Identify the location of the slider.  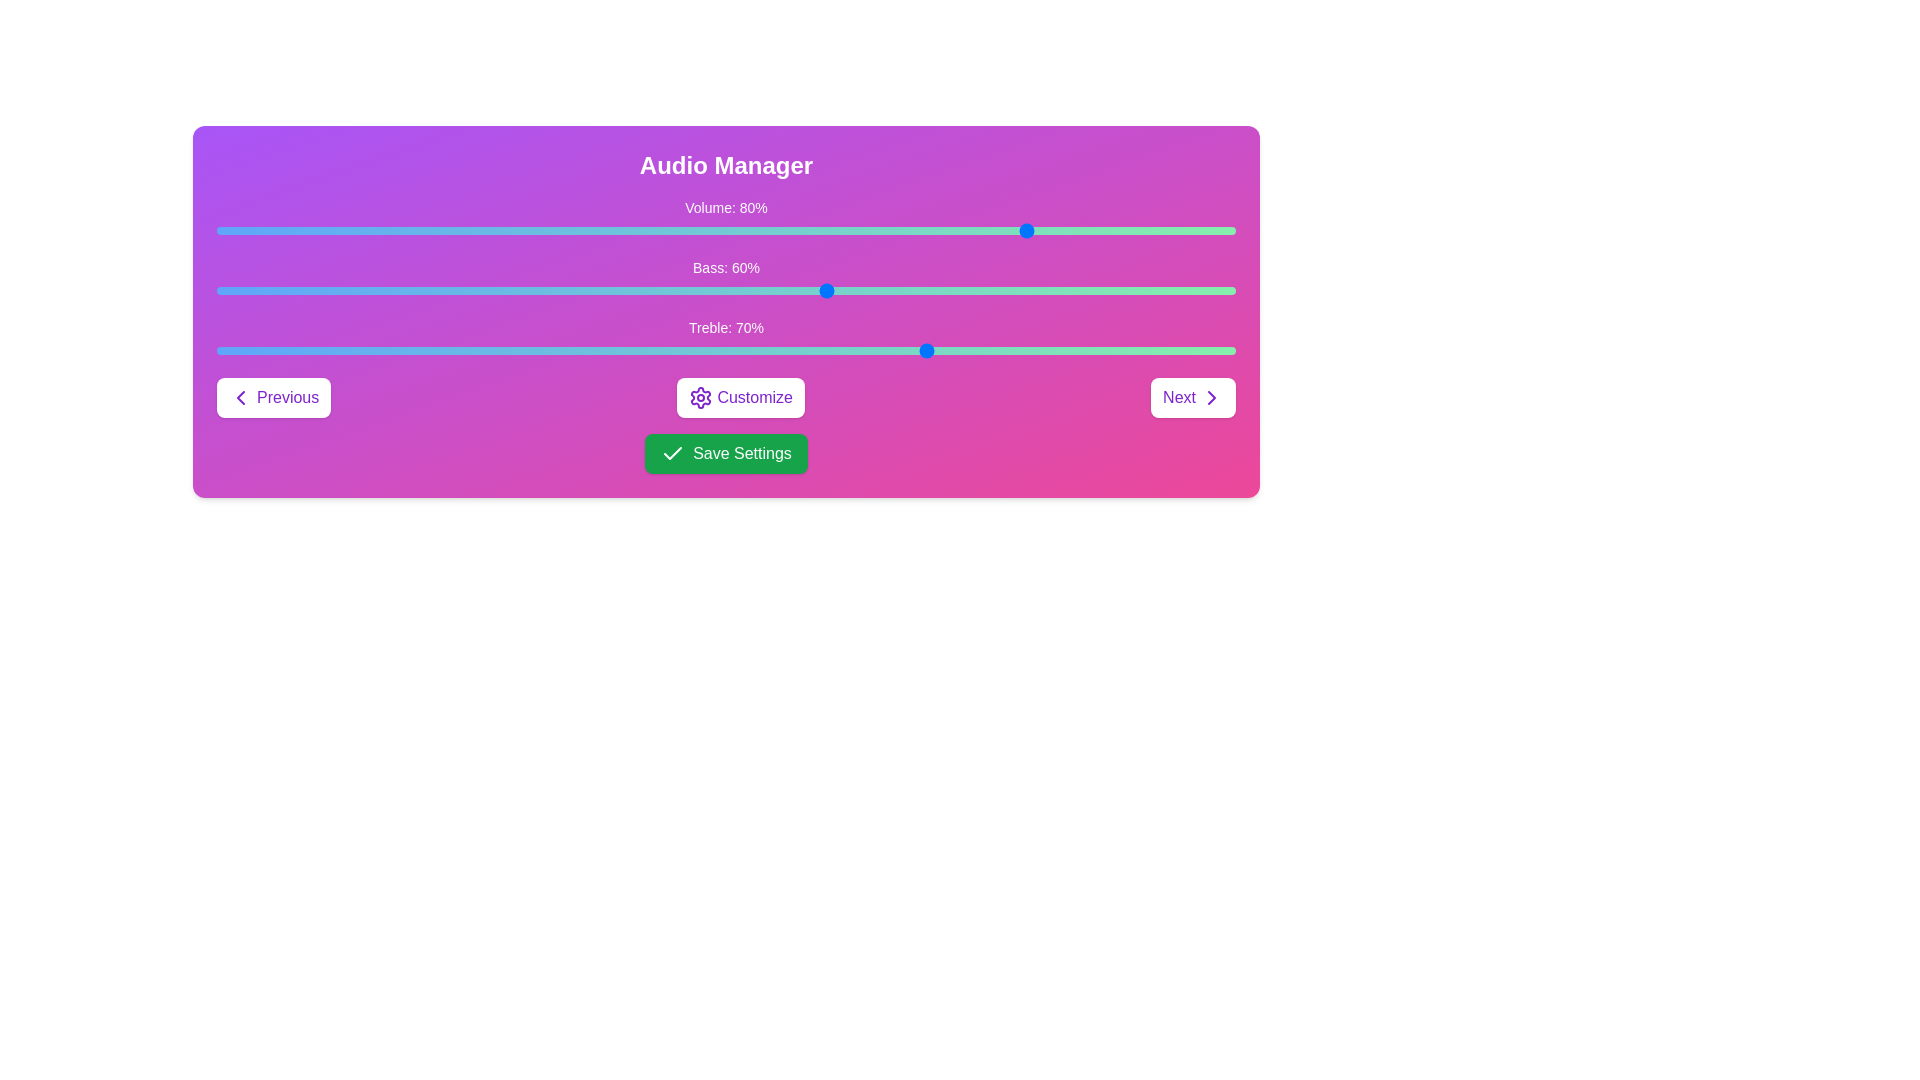
(572, 350).